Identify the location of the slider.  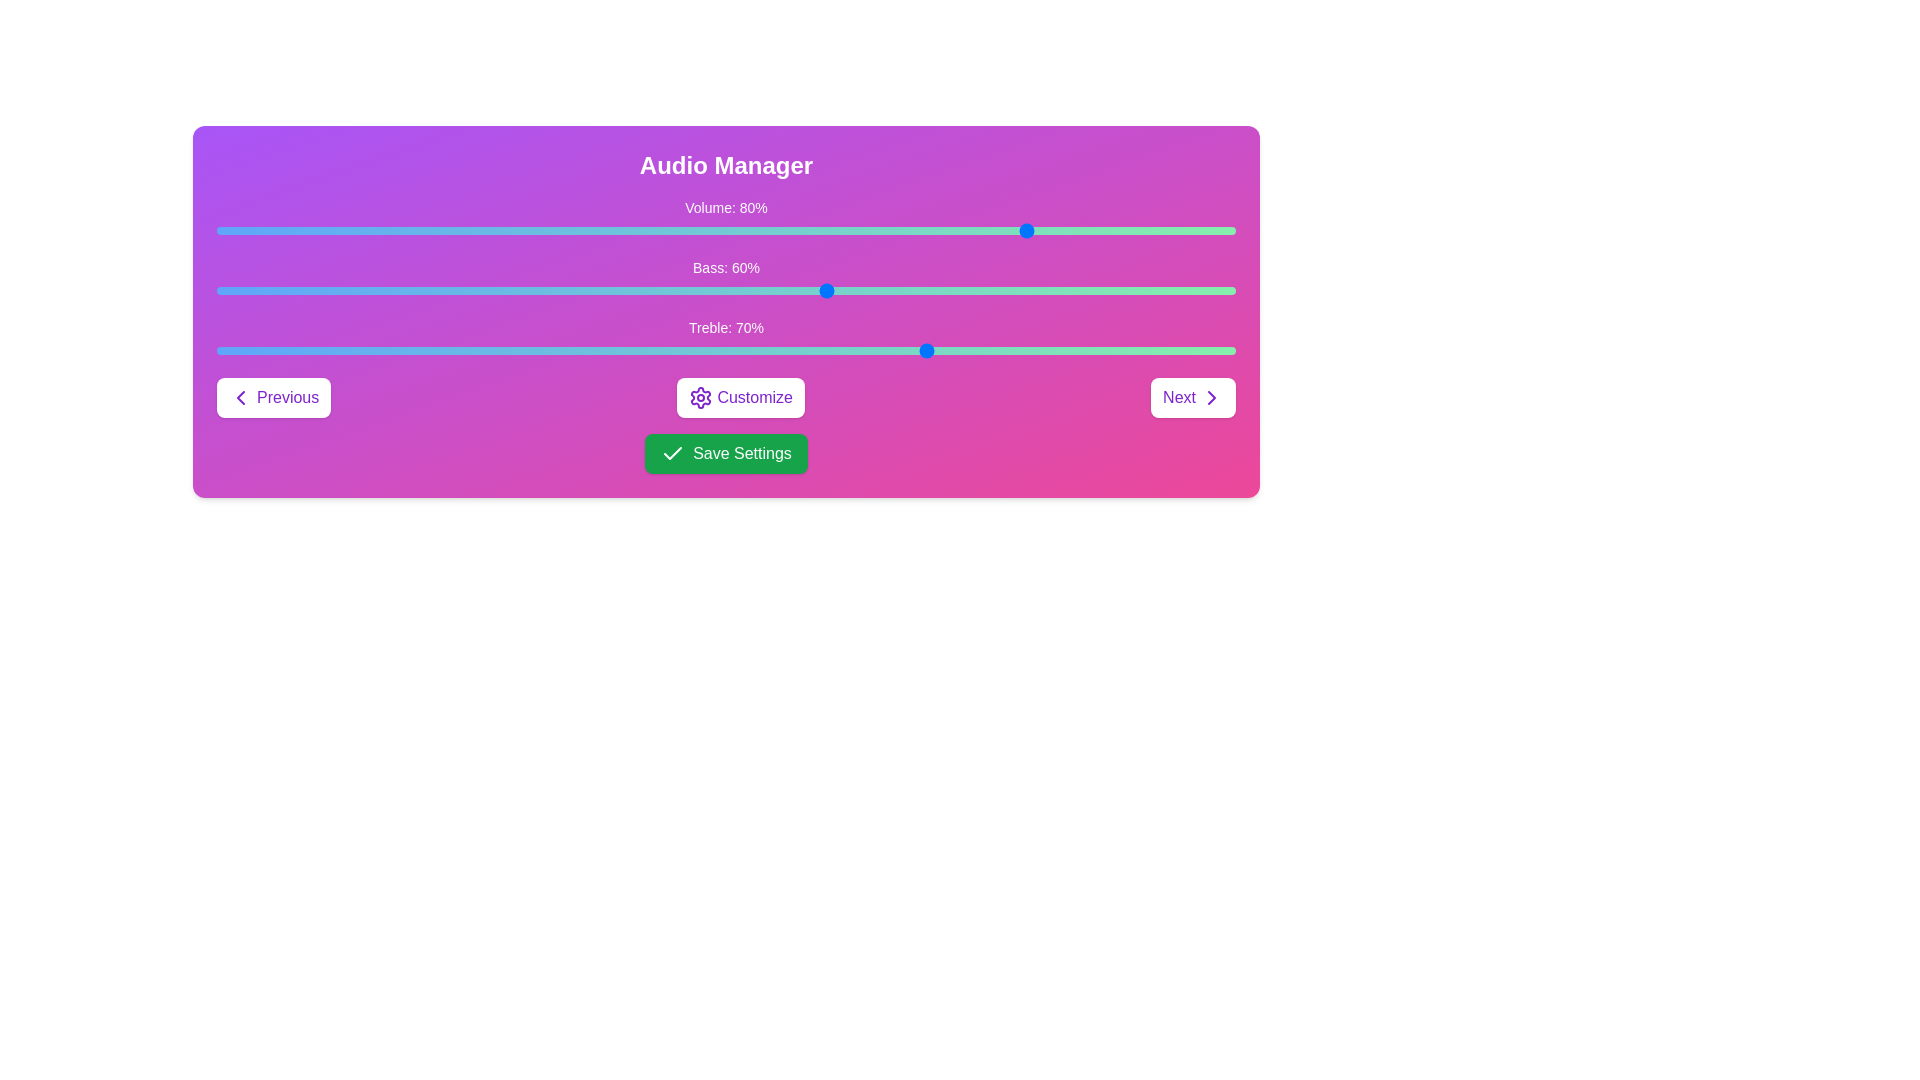
(572, 350).